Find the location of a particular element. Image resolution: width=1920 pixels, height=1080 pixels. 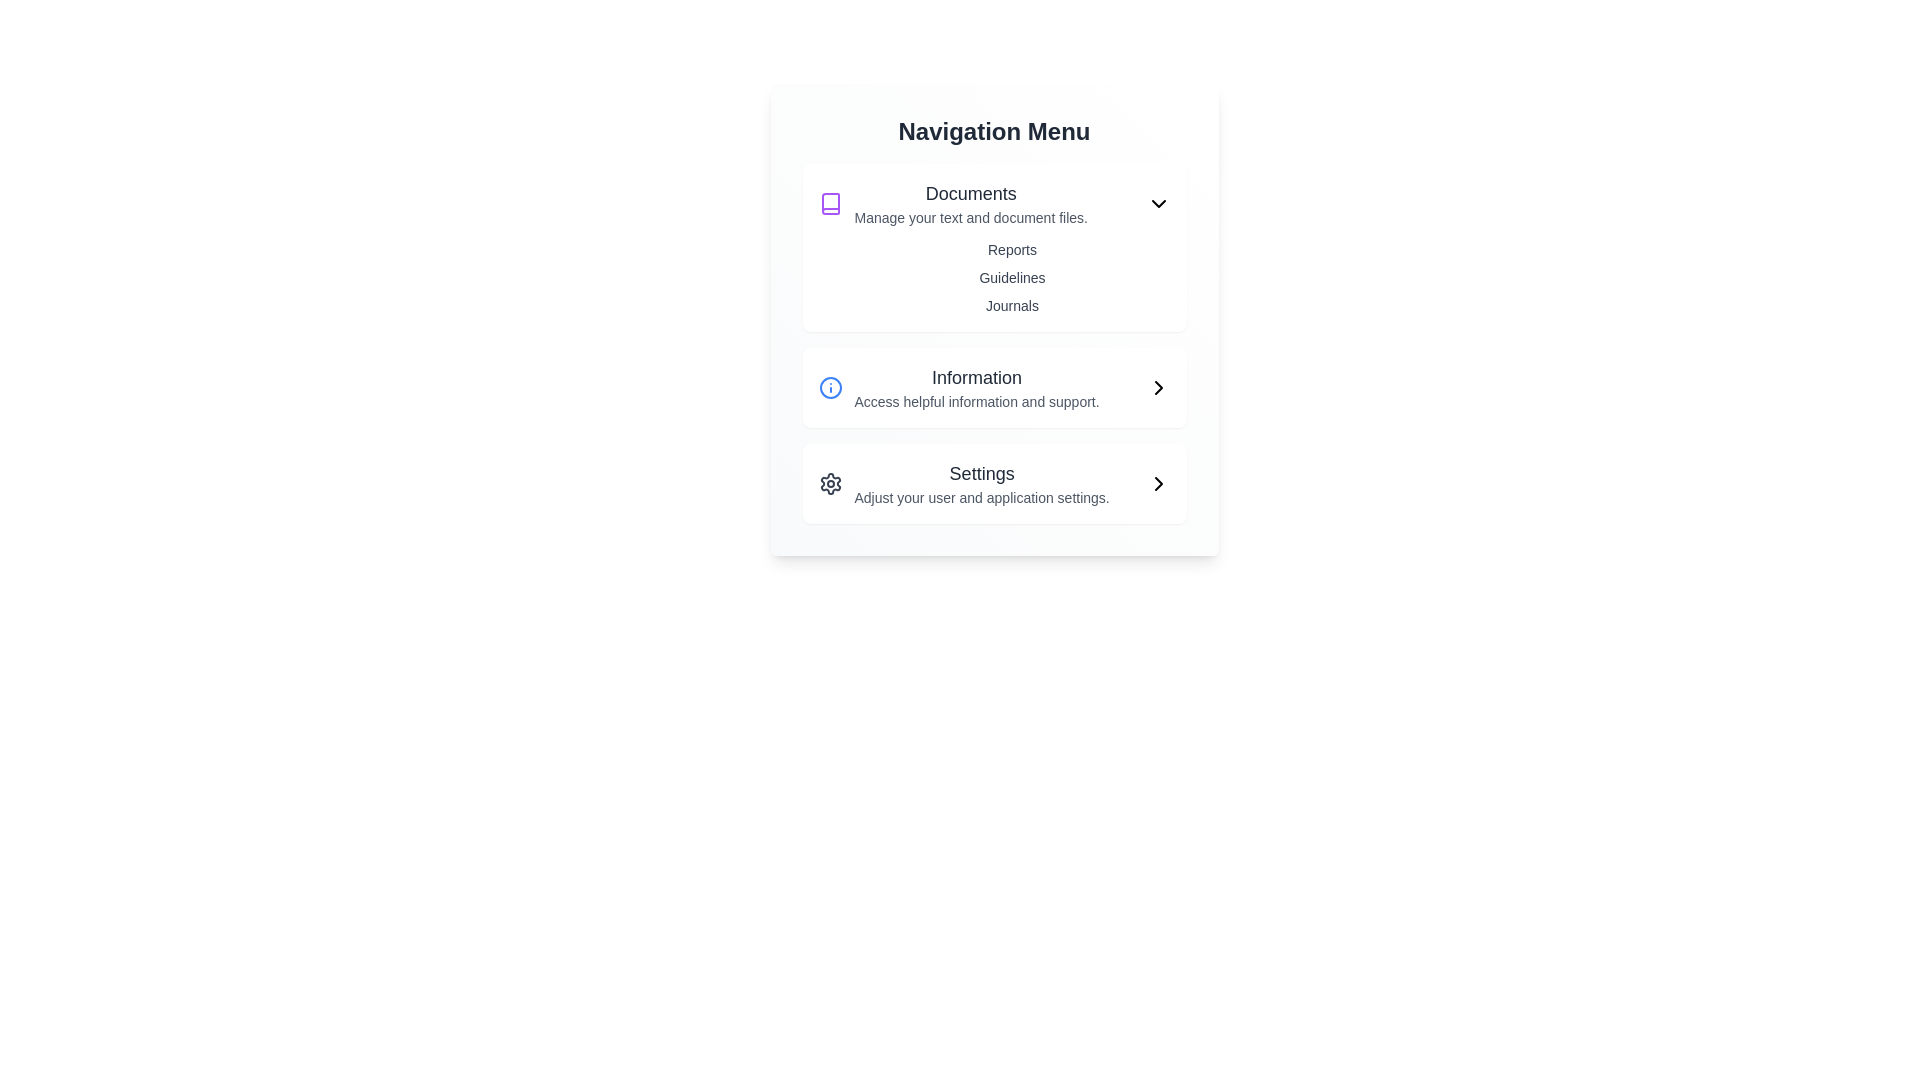

the circular blue icon with an 'i' inside, located to the left of the 'Information' heading in the navigation menu is located at coordinates (830, 388).